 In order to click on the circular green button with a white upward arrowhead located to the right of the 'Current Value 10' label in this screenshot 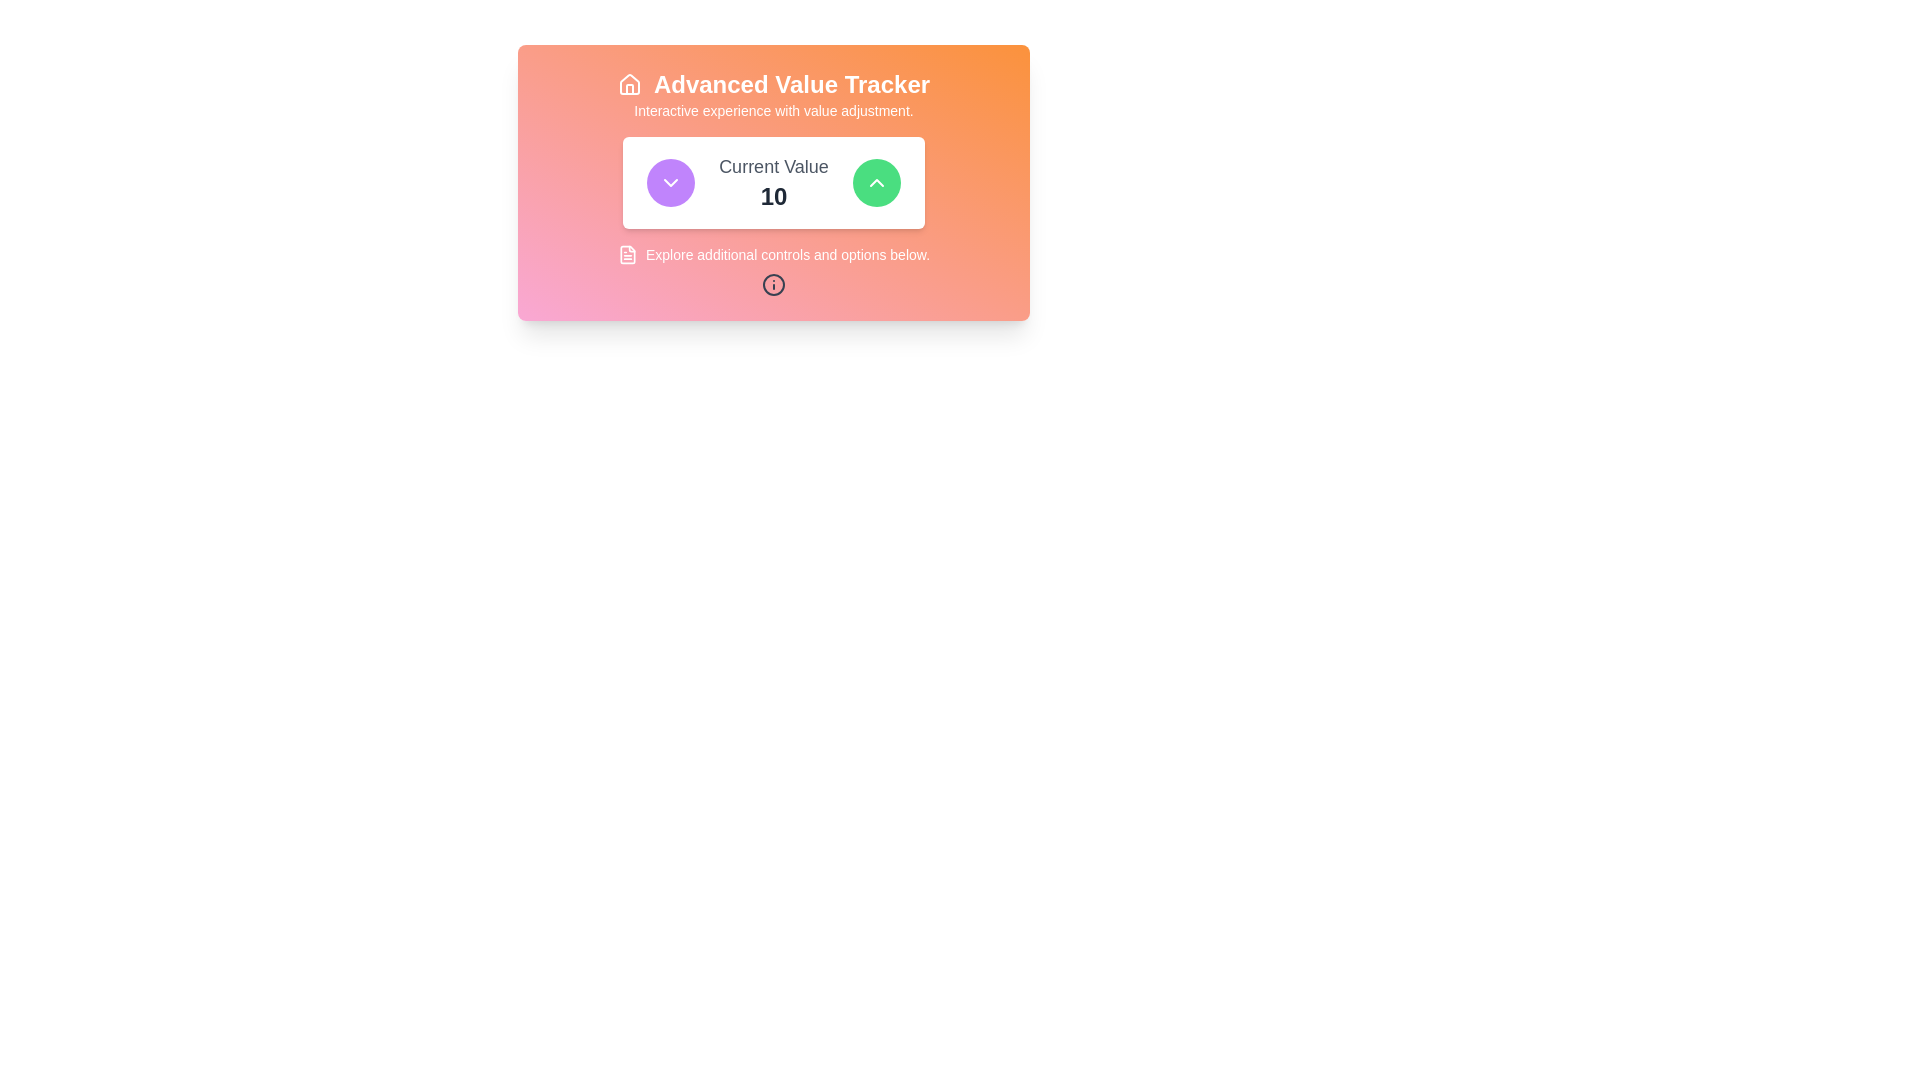, I will do `click(876, 182)`.